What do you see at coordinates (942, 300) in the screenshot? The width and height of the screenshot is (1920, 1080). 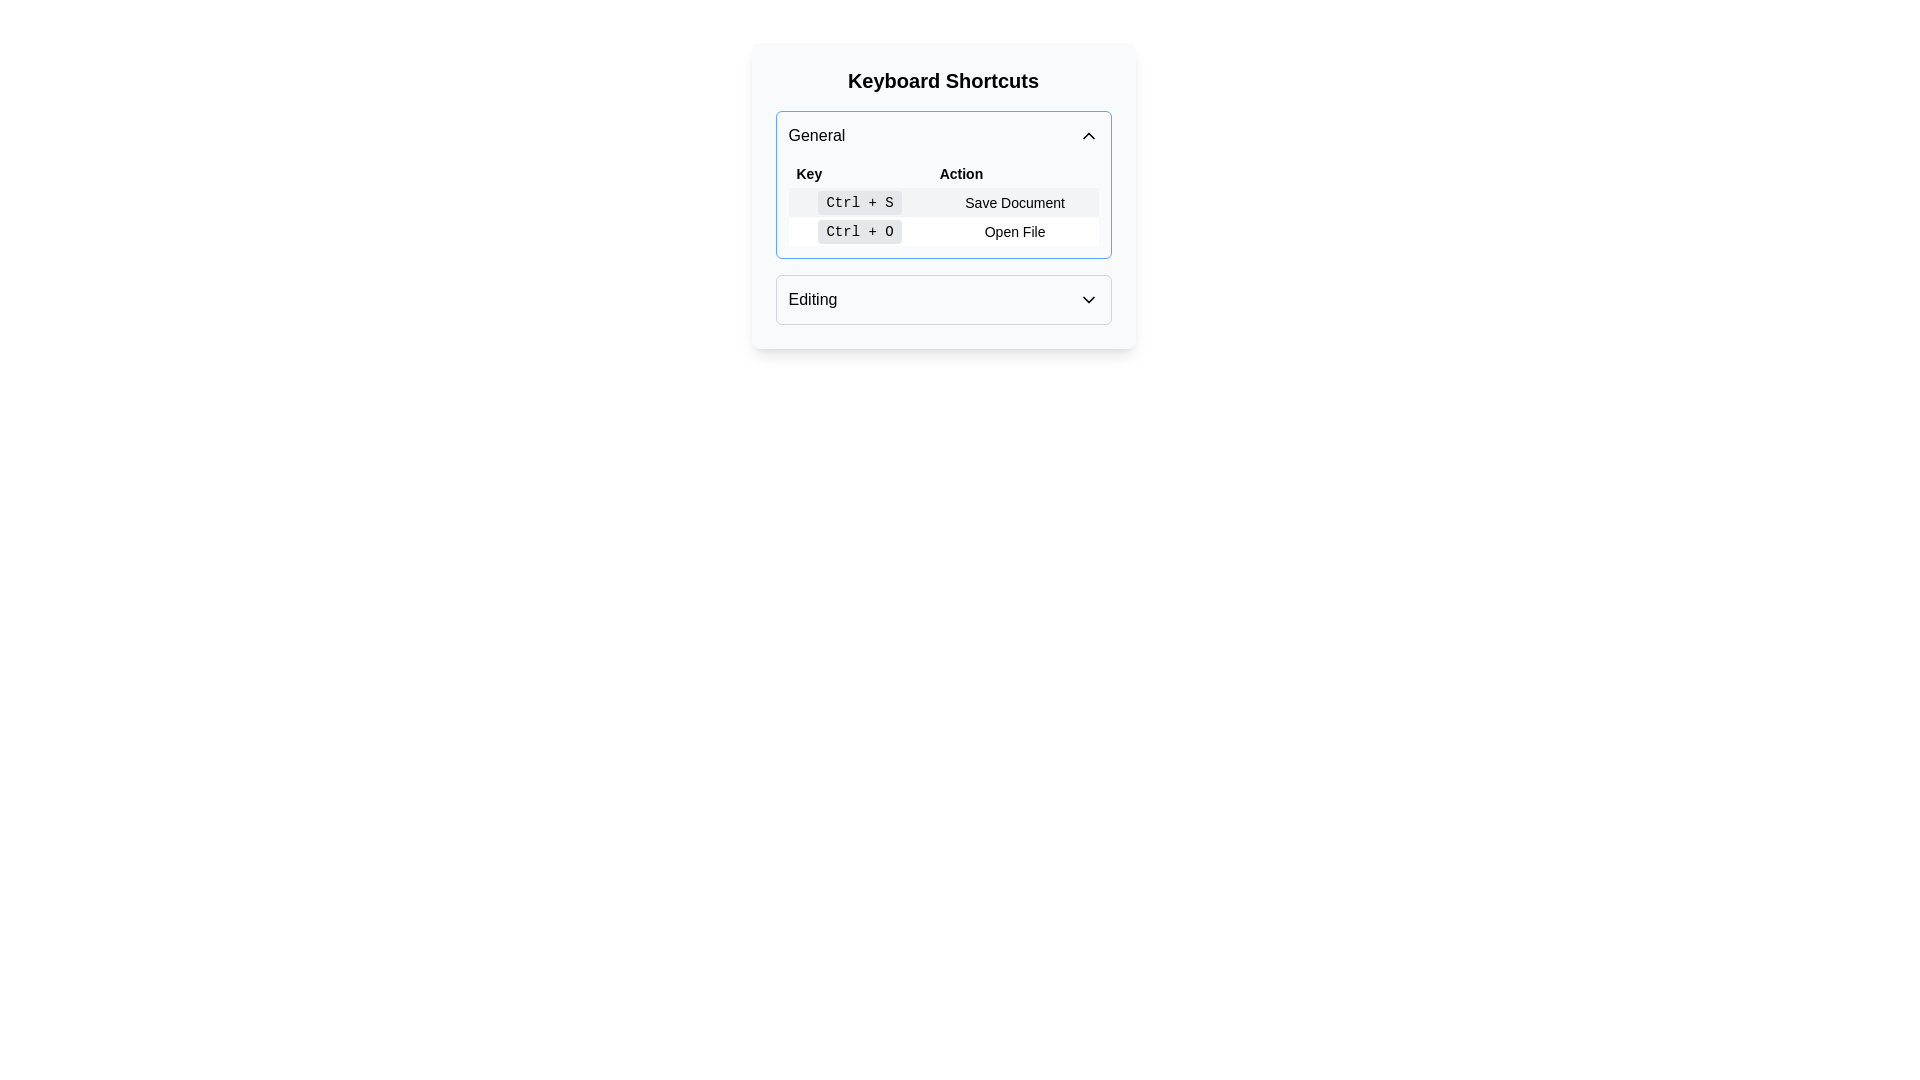 I see `an option from the dropdown menu labeled 'Editing' located in the 'Keyboard Shortcuts' section by clicking on it` at bounding box center [942, 300].